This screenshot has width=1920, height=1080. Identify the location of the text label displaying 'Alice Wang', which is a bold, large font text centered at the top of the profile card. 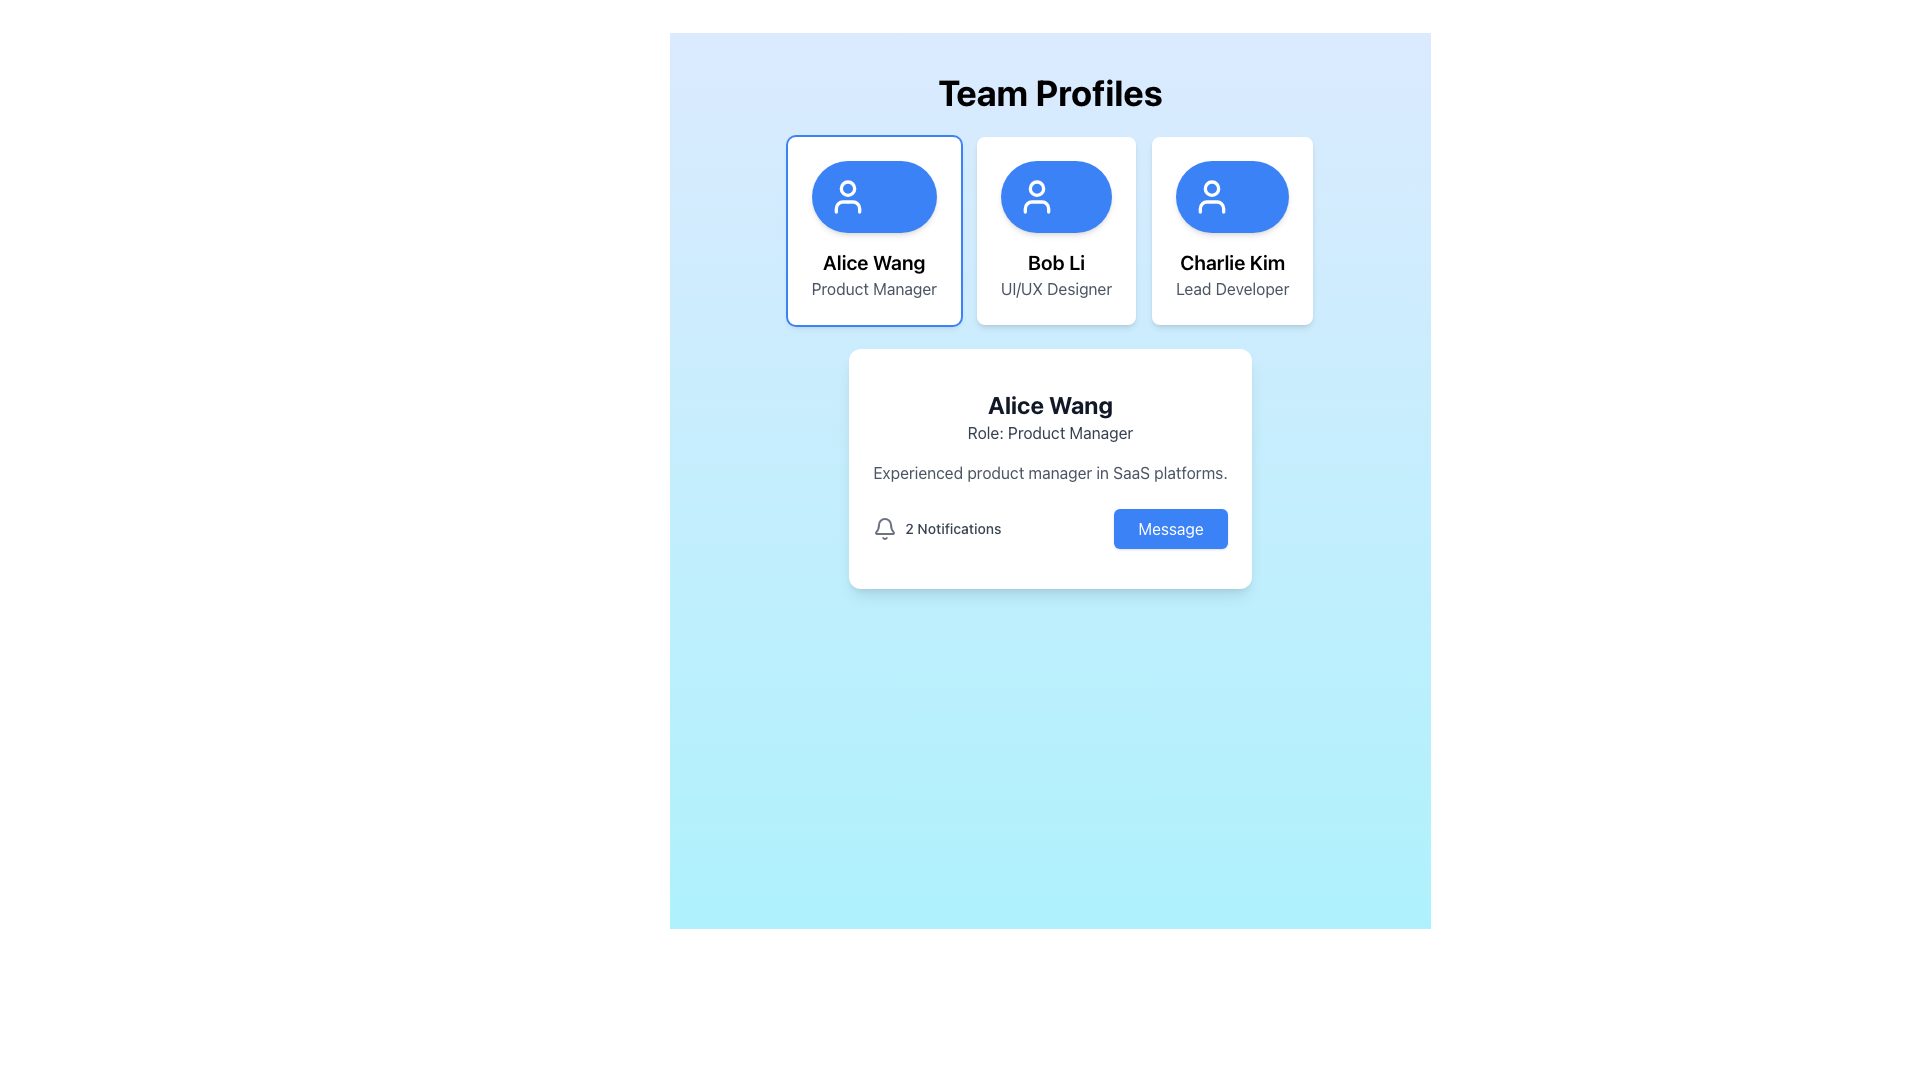
(1049, 405).